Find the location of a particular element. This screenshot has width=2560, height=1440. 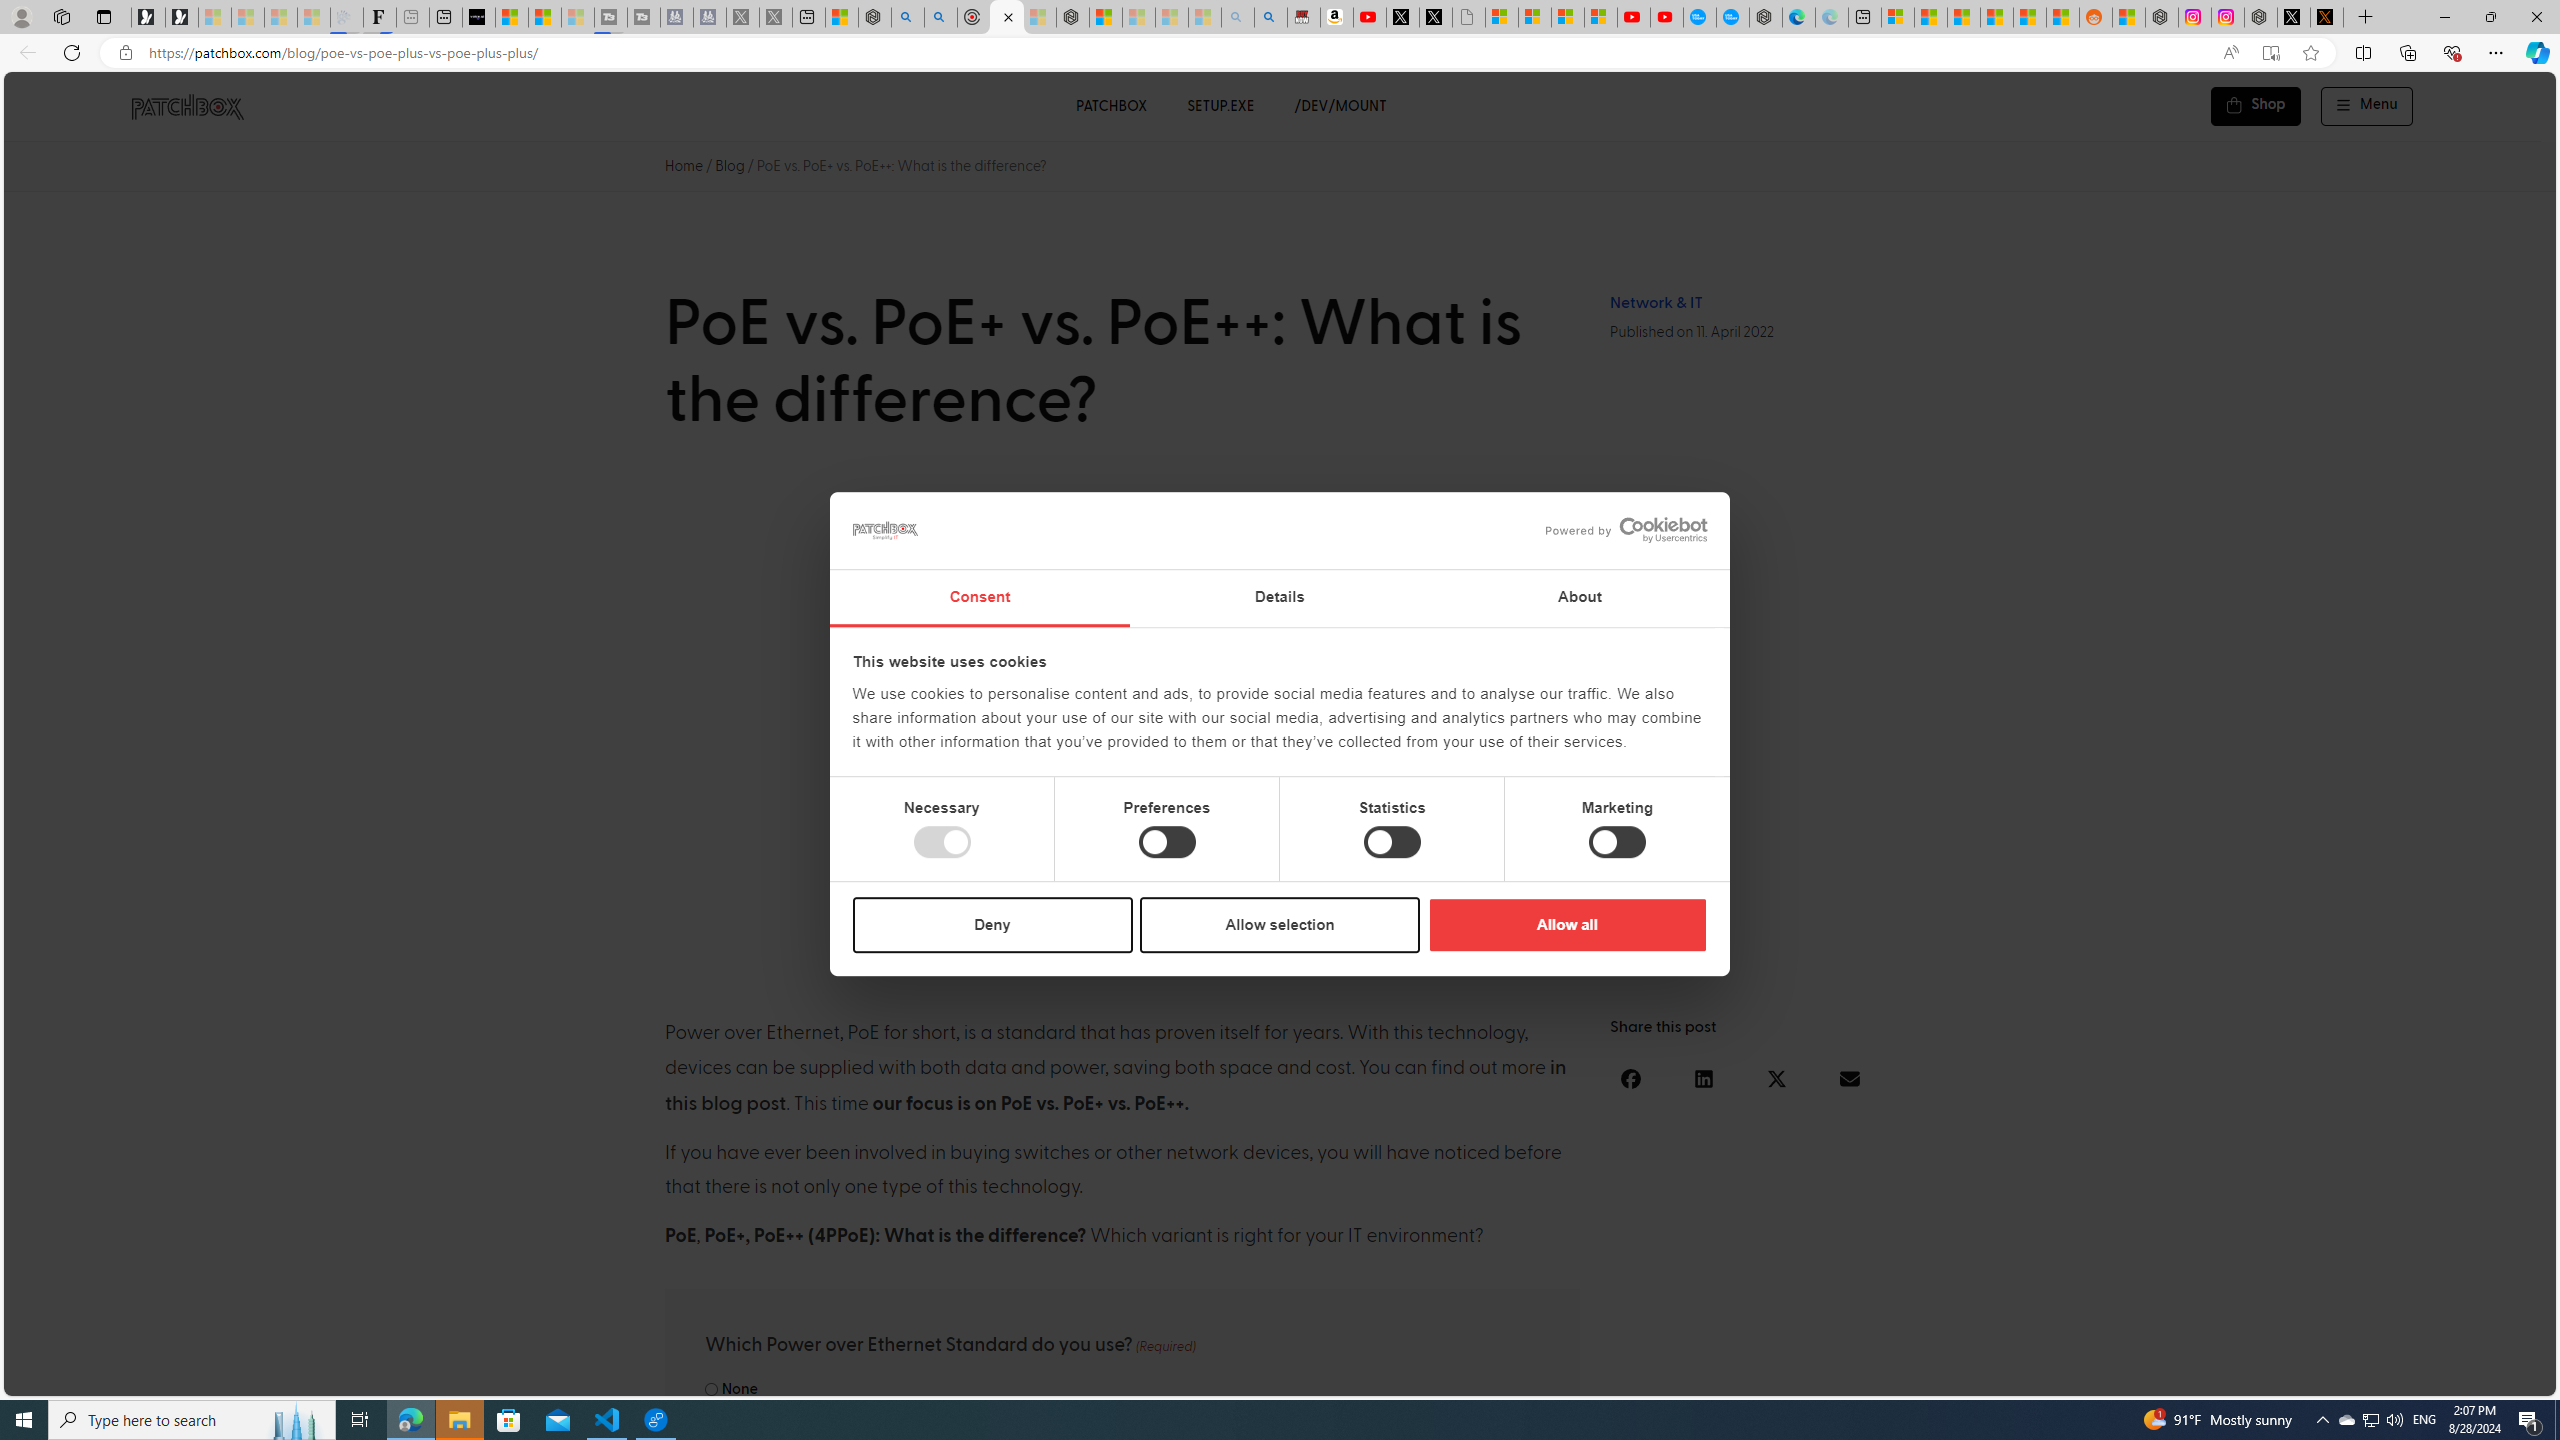

'Language switcher : Danish' is located at coordinates (2306, 1376).